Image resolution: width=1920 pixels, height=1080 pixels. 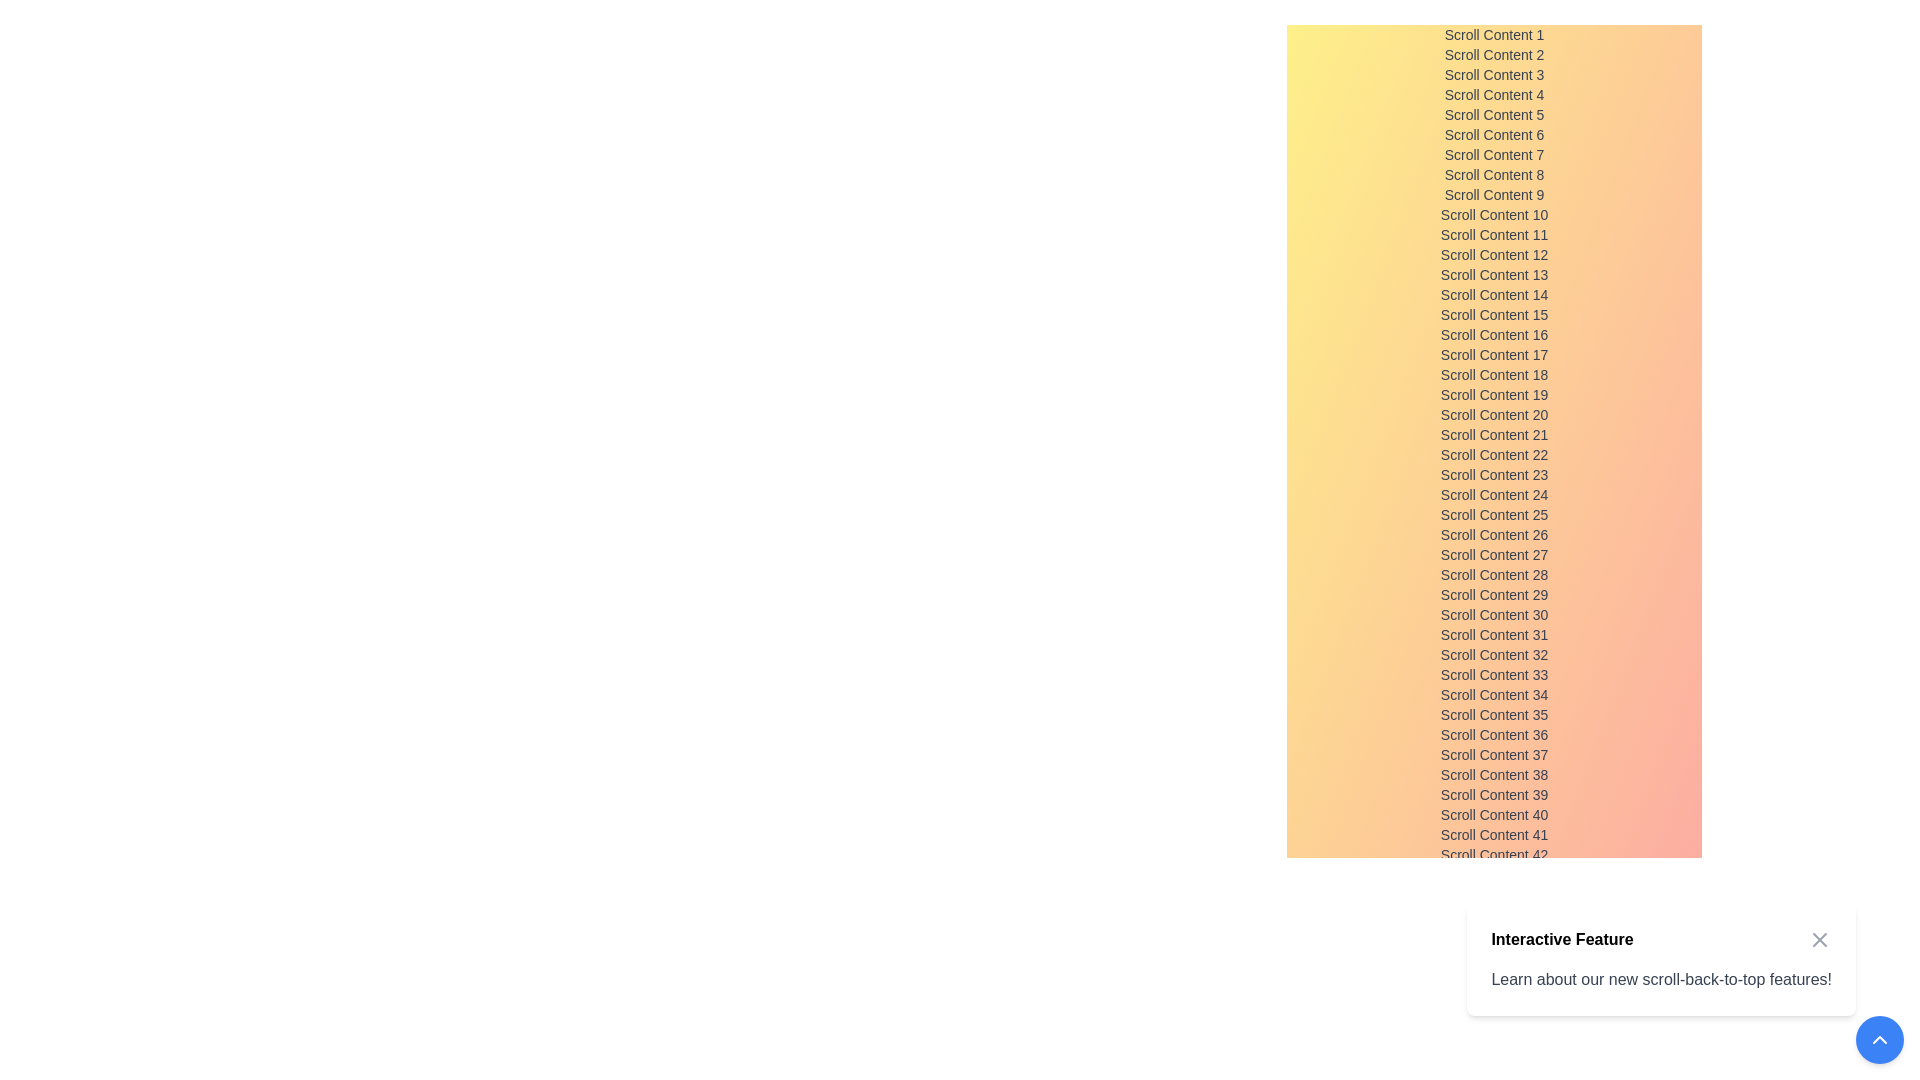 I want to click on the Text label displaying 'Scroll Content 26', which is styled in a small gray font against a yellow to red gradient background, located at the 26th position in a vertical list, so click(x=1494, y=534).